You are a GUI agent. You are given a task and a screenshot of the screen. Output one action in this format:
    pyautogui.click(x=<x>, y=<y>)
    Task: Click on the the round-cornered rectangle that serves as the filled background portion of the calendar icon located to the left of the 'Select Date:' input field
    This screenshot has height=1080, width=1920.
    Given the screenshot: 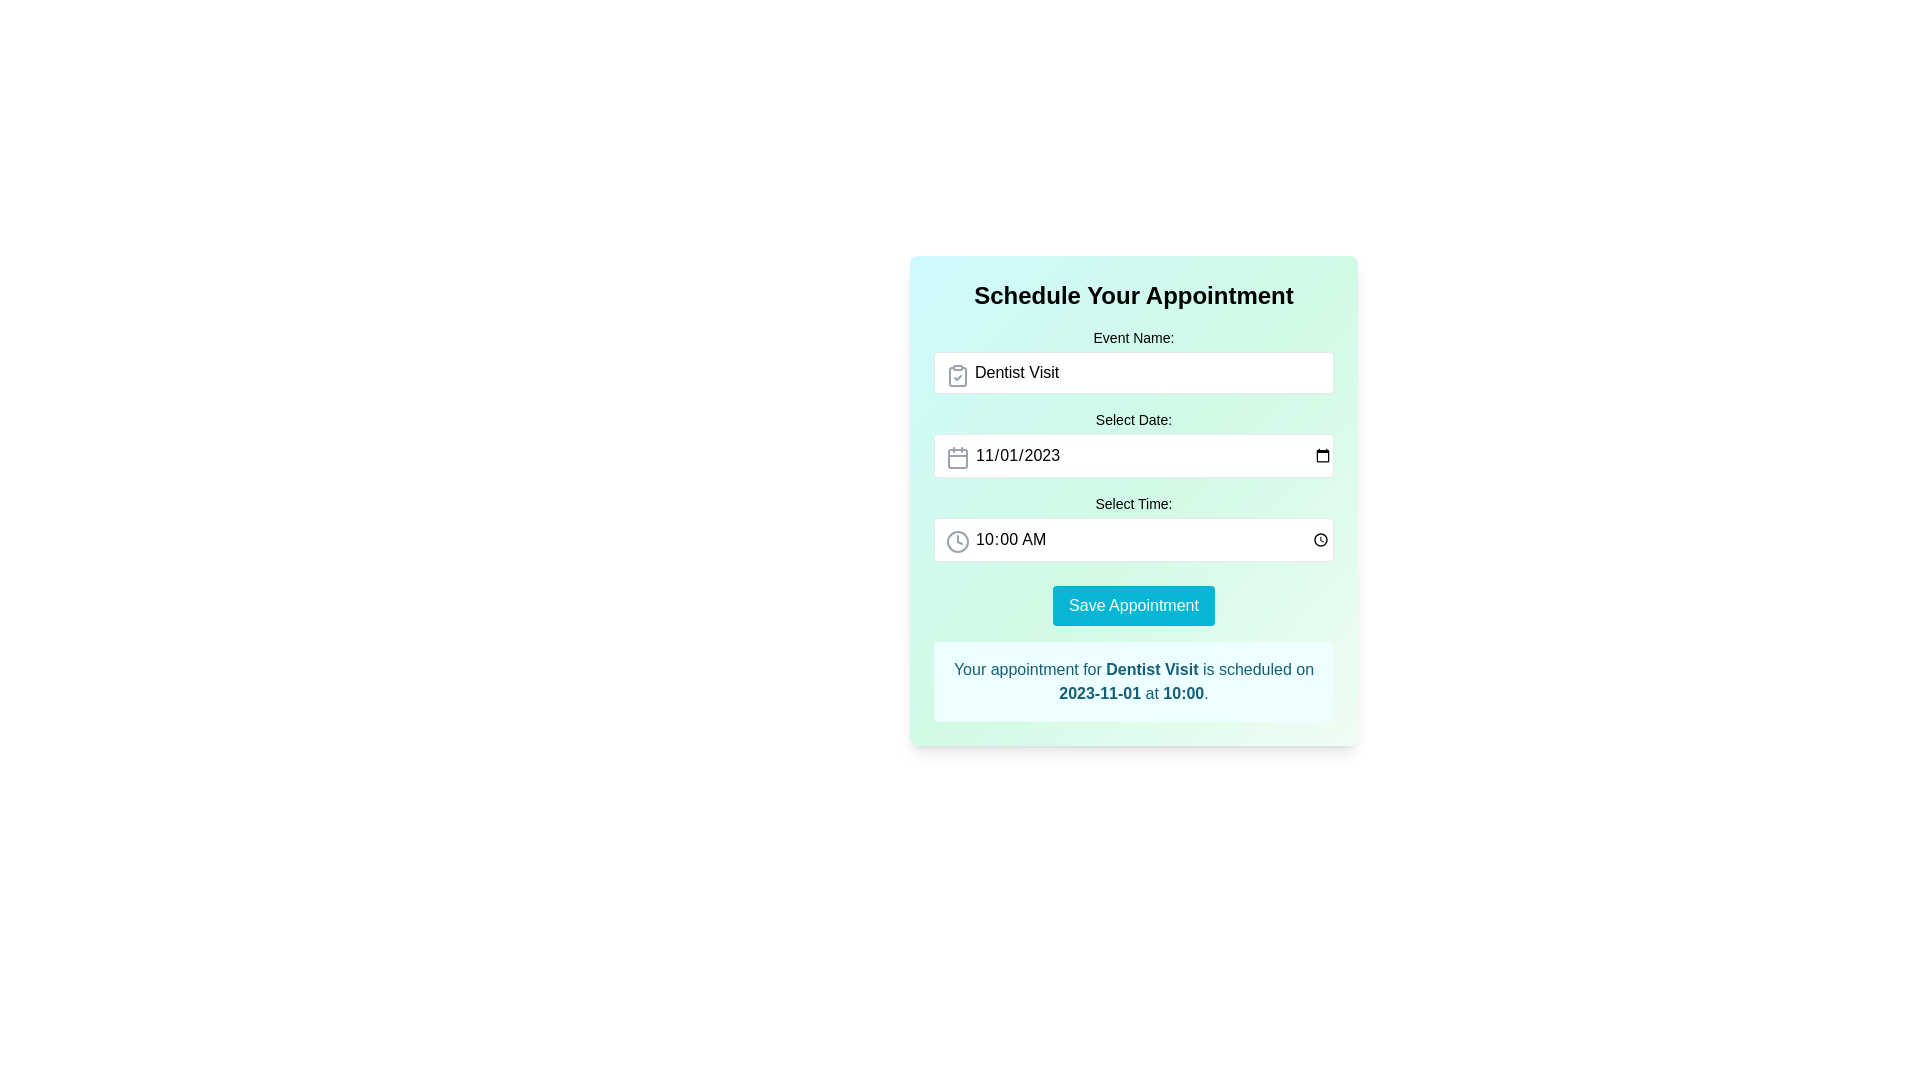 What is the action you would take?
    pyautogui.click(x=957, y=459)
    